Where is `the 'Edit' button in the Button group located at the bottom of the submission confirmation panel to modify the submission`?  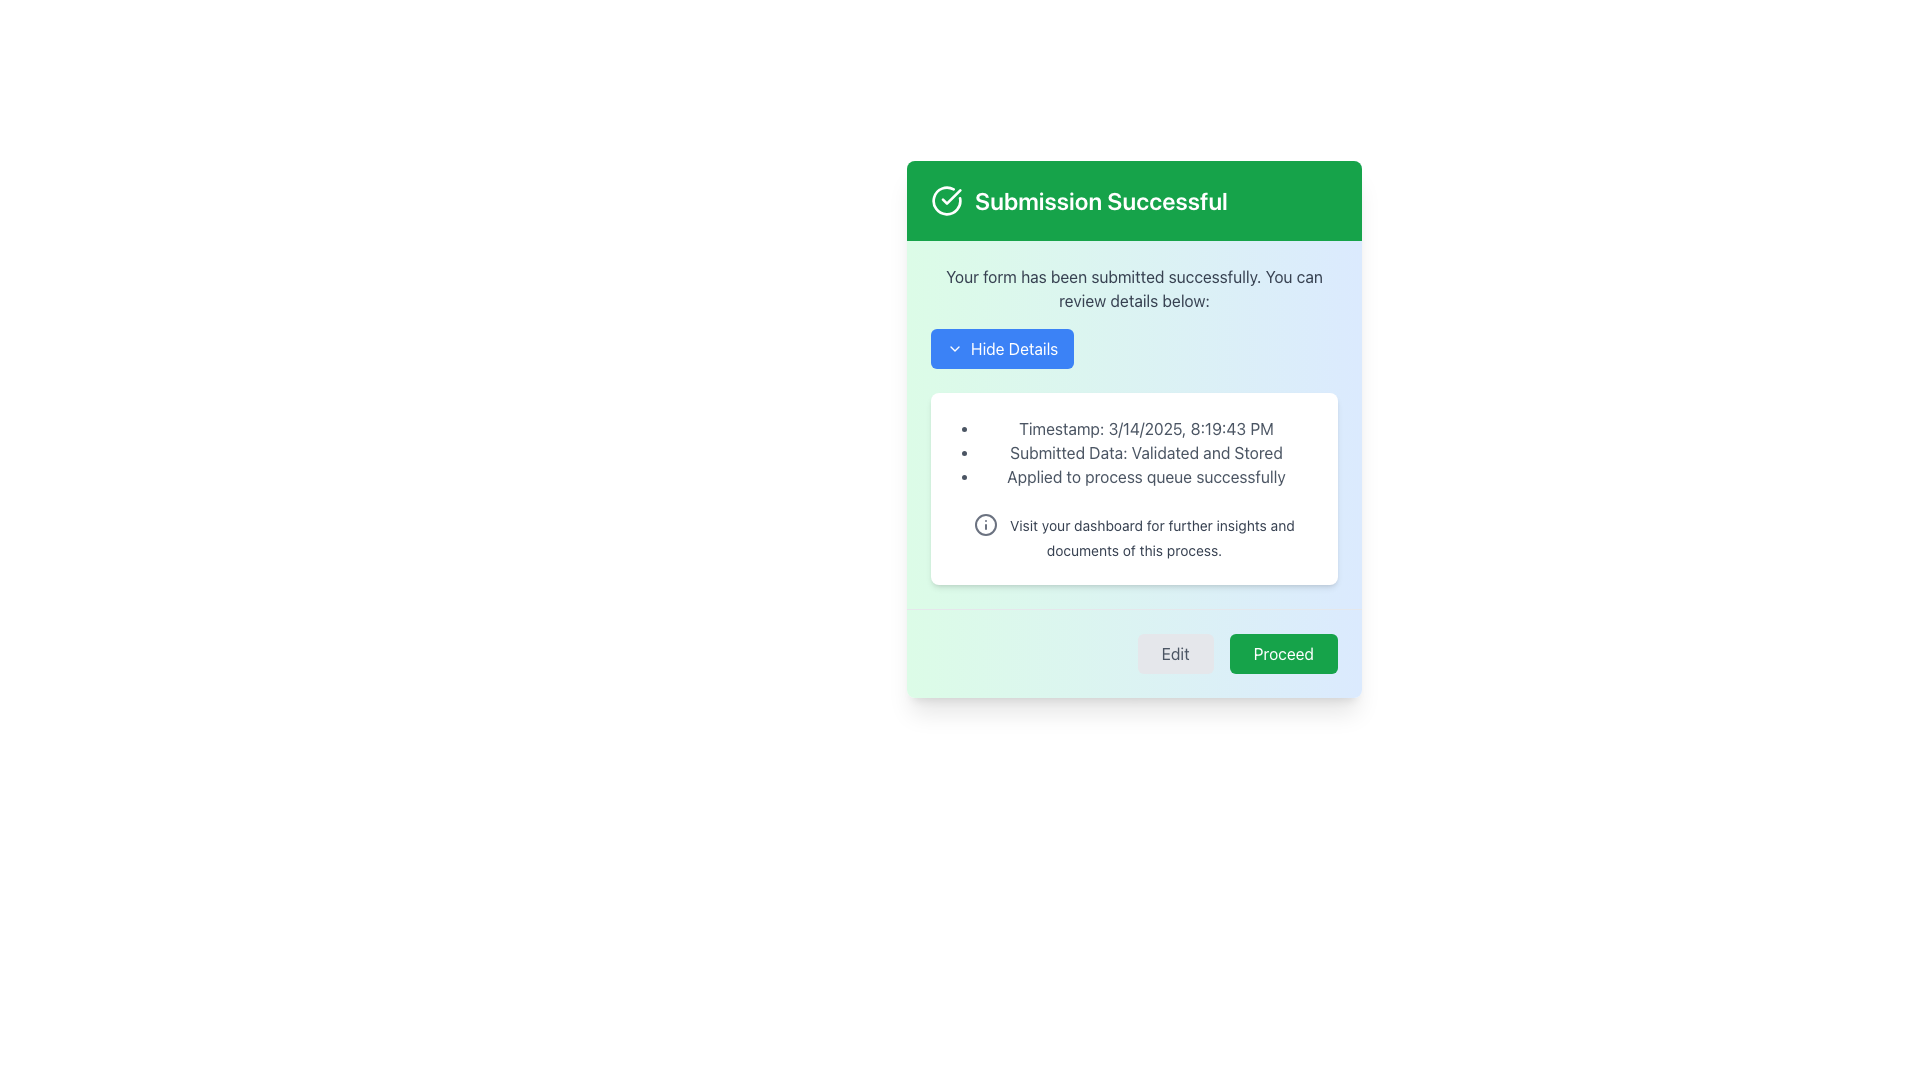 the 'Edit' button in the Button group located at the bottom of the submission confirmation panel to modify the submission is located at coordinates (1134, 653).